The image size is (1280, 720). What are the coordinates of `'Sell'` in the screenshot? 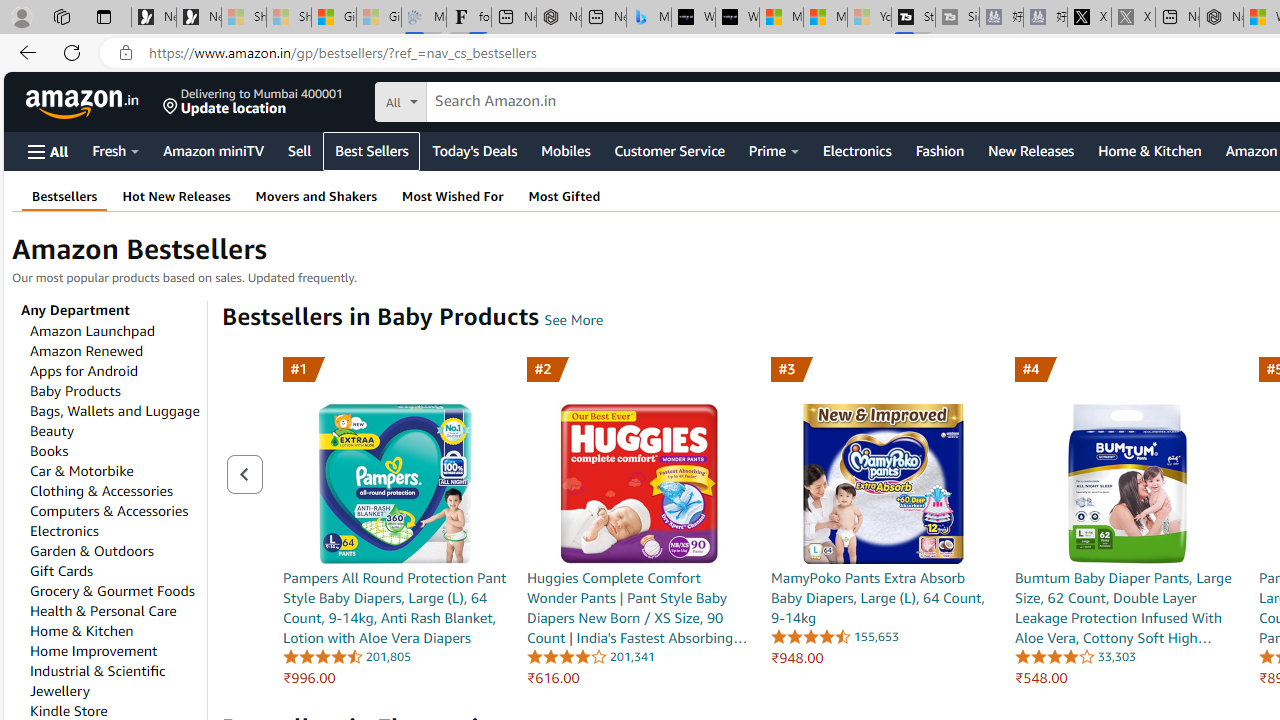 It's located at (298, 149).